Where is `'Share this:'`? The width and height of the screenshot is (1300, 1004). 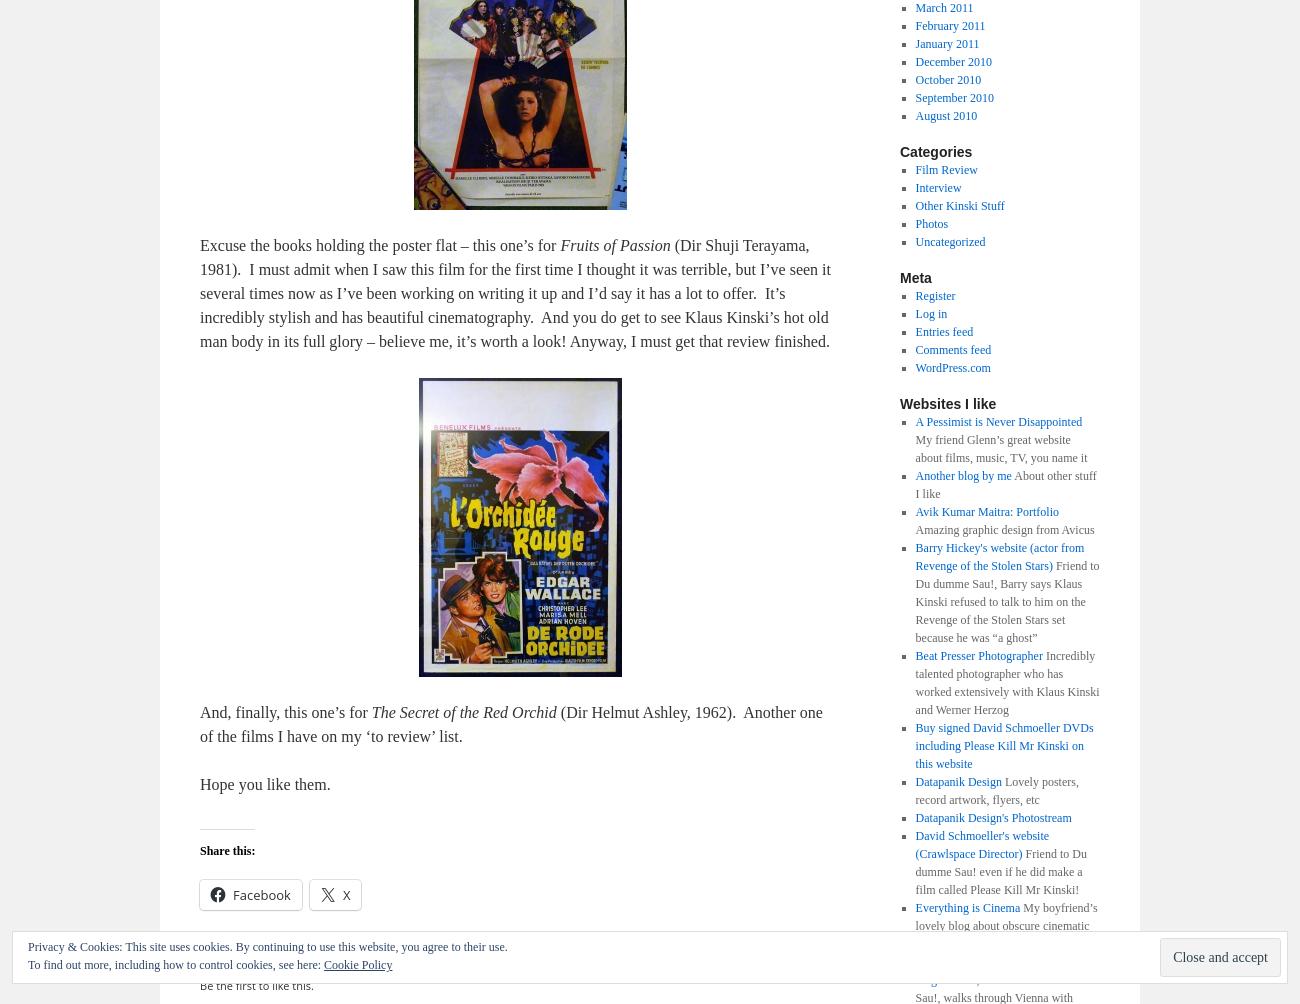 'Share this:' is located at coordinates (226, 850).